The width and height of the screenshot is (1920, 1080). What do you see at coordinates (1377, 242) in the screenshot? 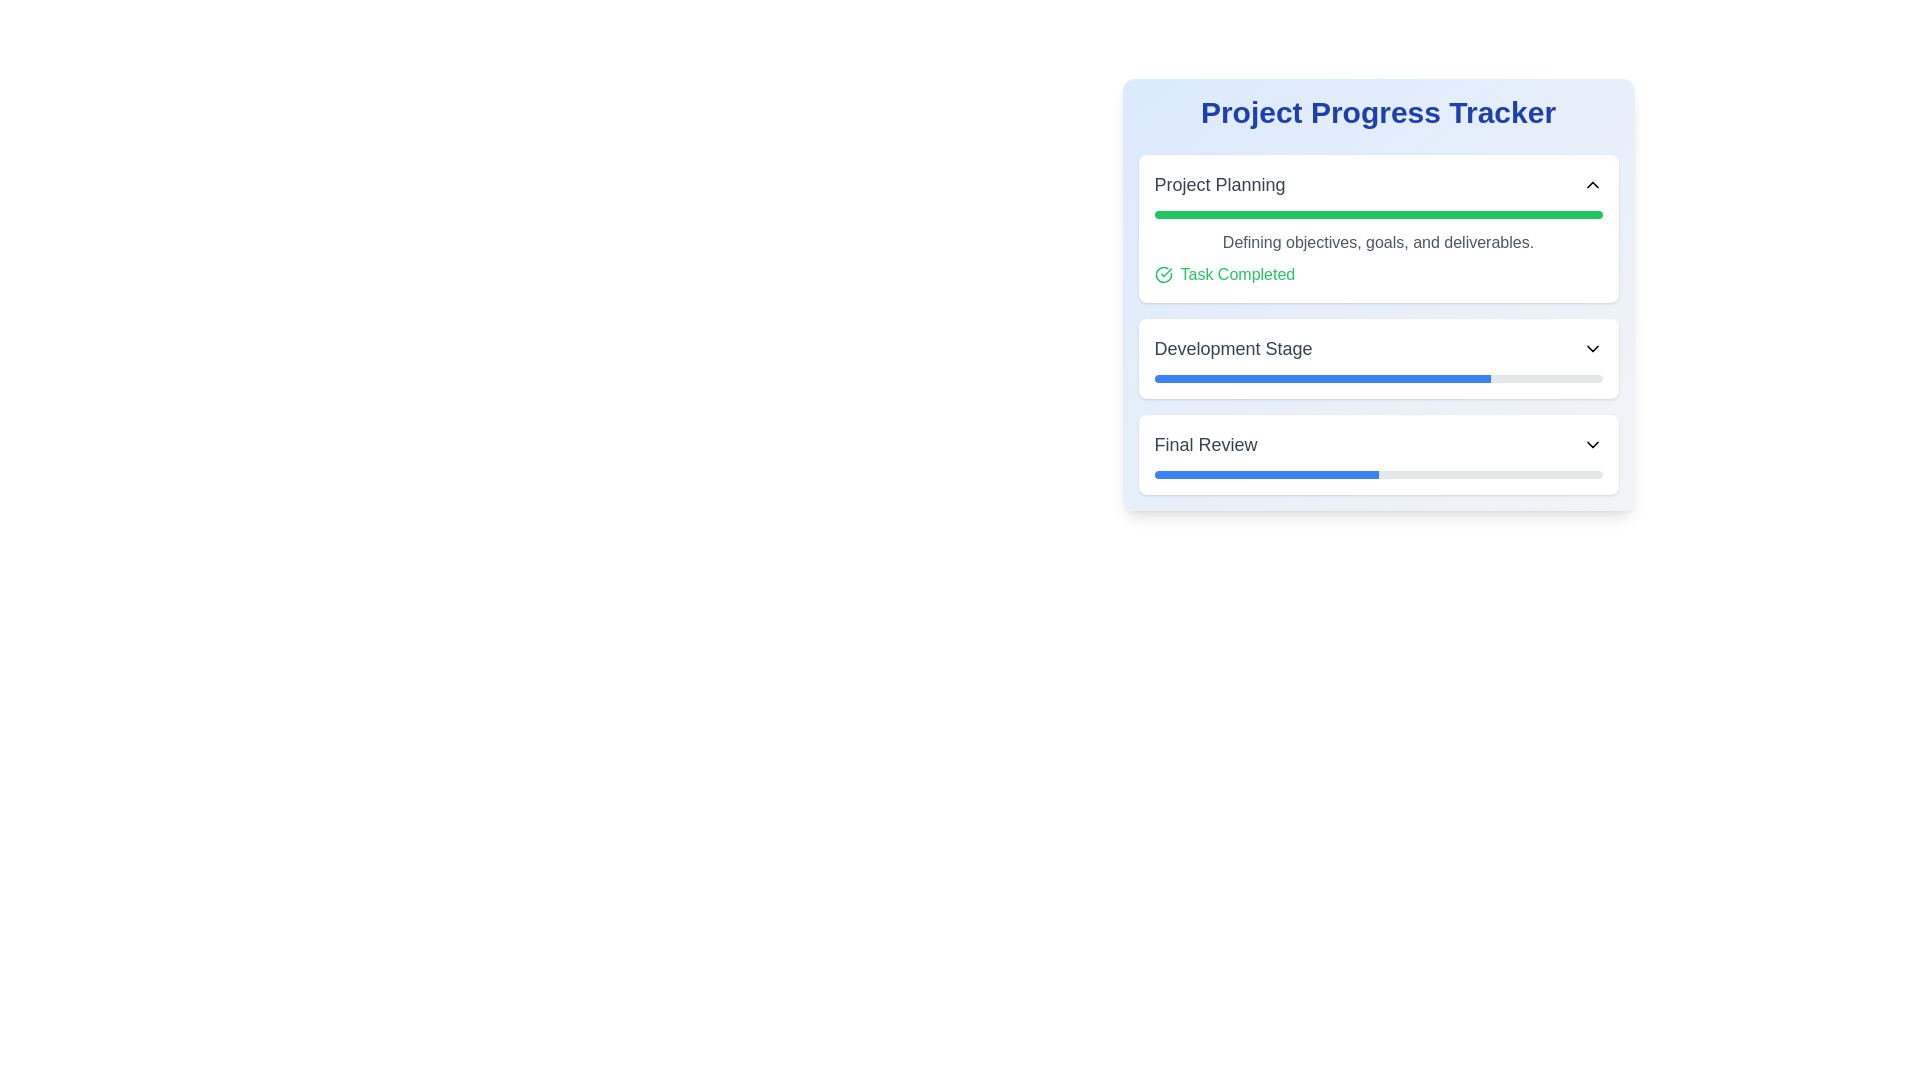
I see `static text display that informs users about the objectives, goals, and deliverables for the 'Project Planning' section, located above 'Task Completed' and a green checkmark icon` at bounding box center [1377, 242].